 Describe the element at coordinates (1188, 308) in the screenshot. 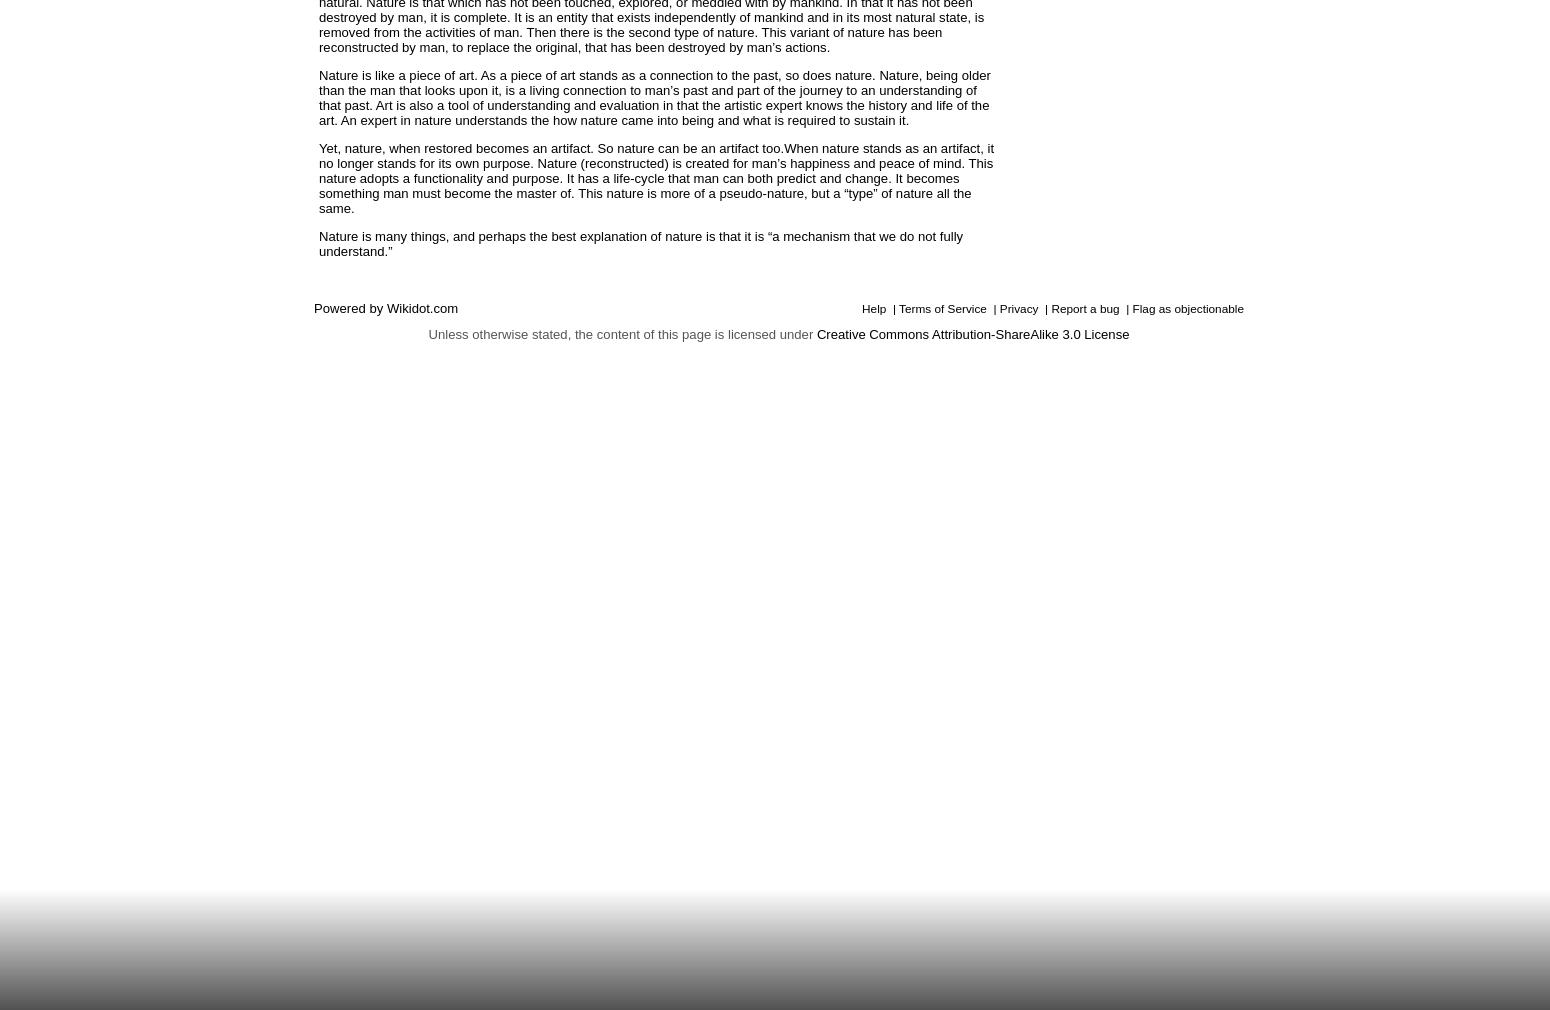

I see `'Flag as objectionable'` at that location.